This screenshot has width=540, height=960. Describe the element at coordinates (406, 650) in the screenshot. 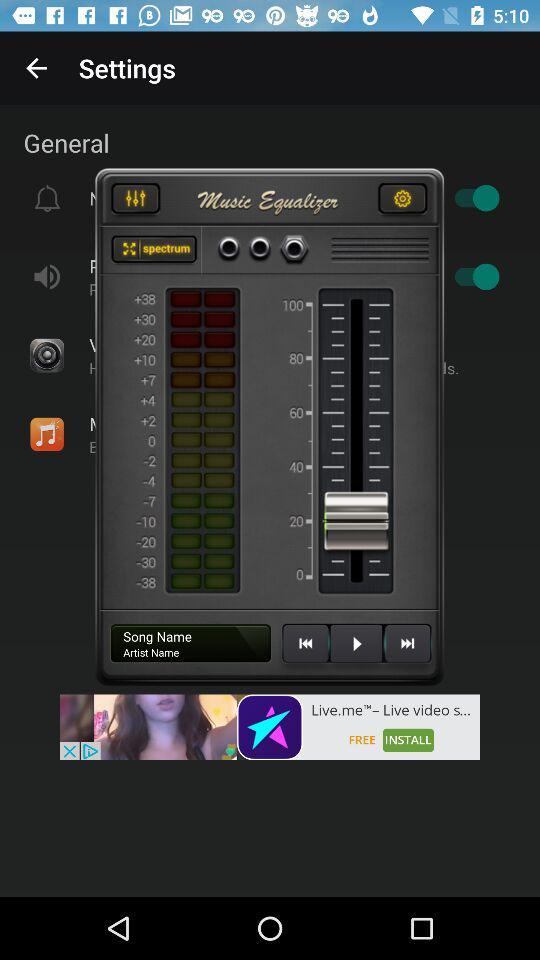

I see `back face` at that location.